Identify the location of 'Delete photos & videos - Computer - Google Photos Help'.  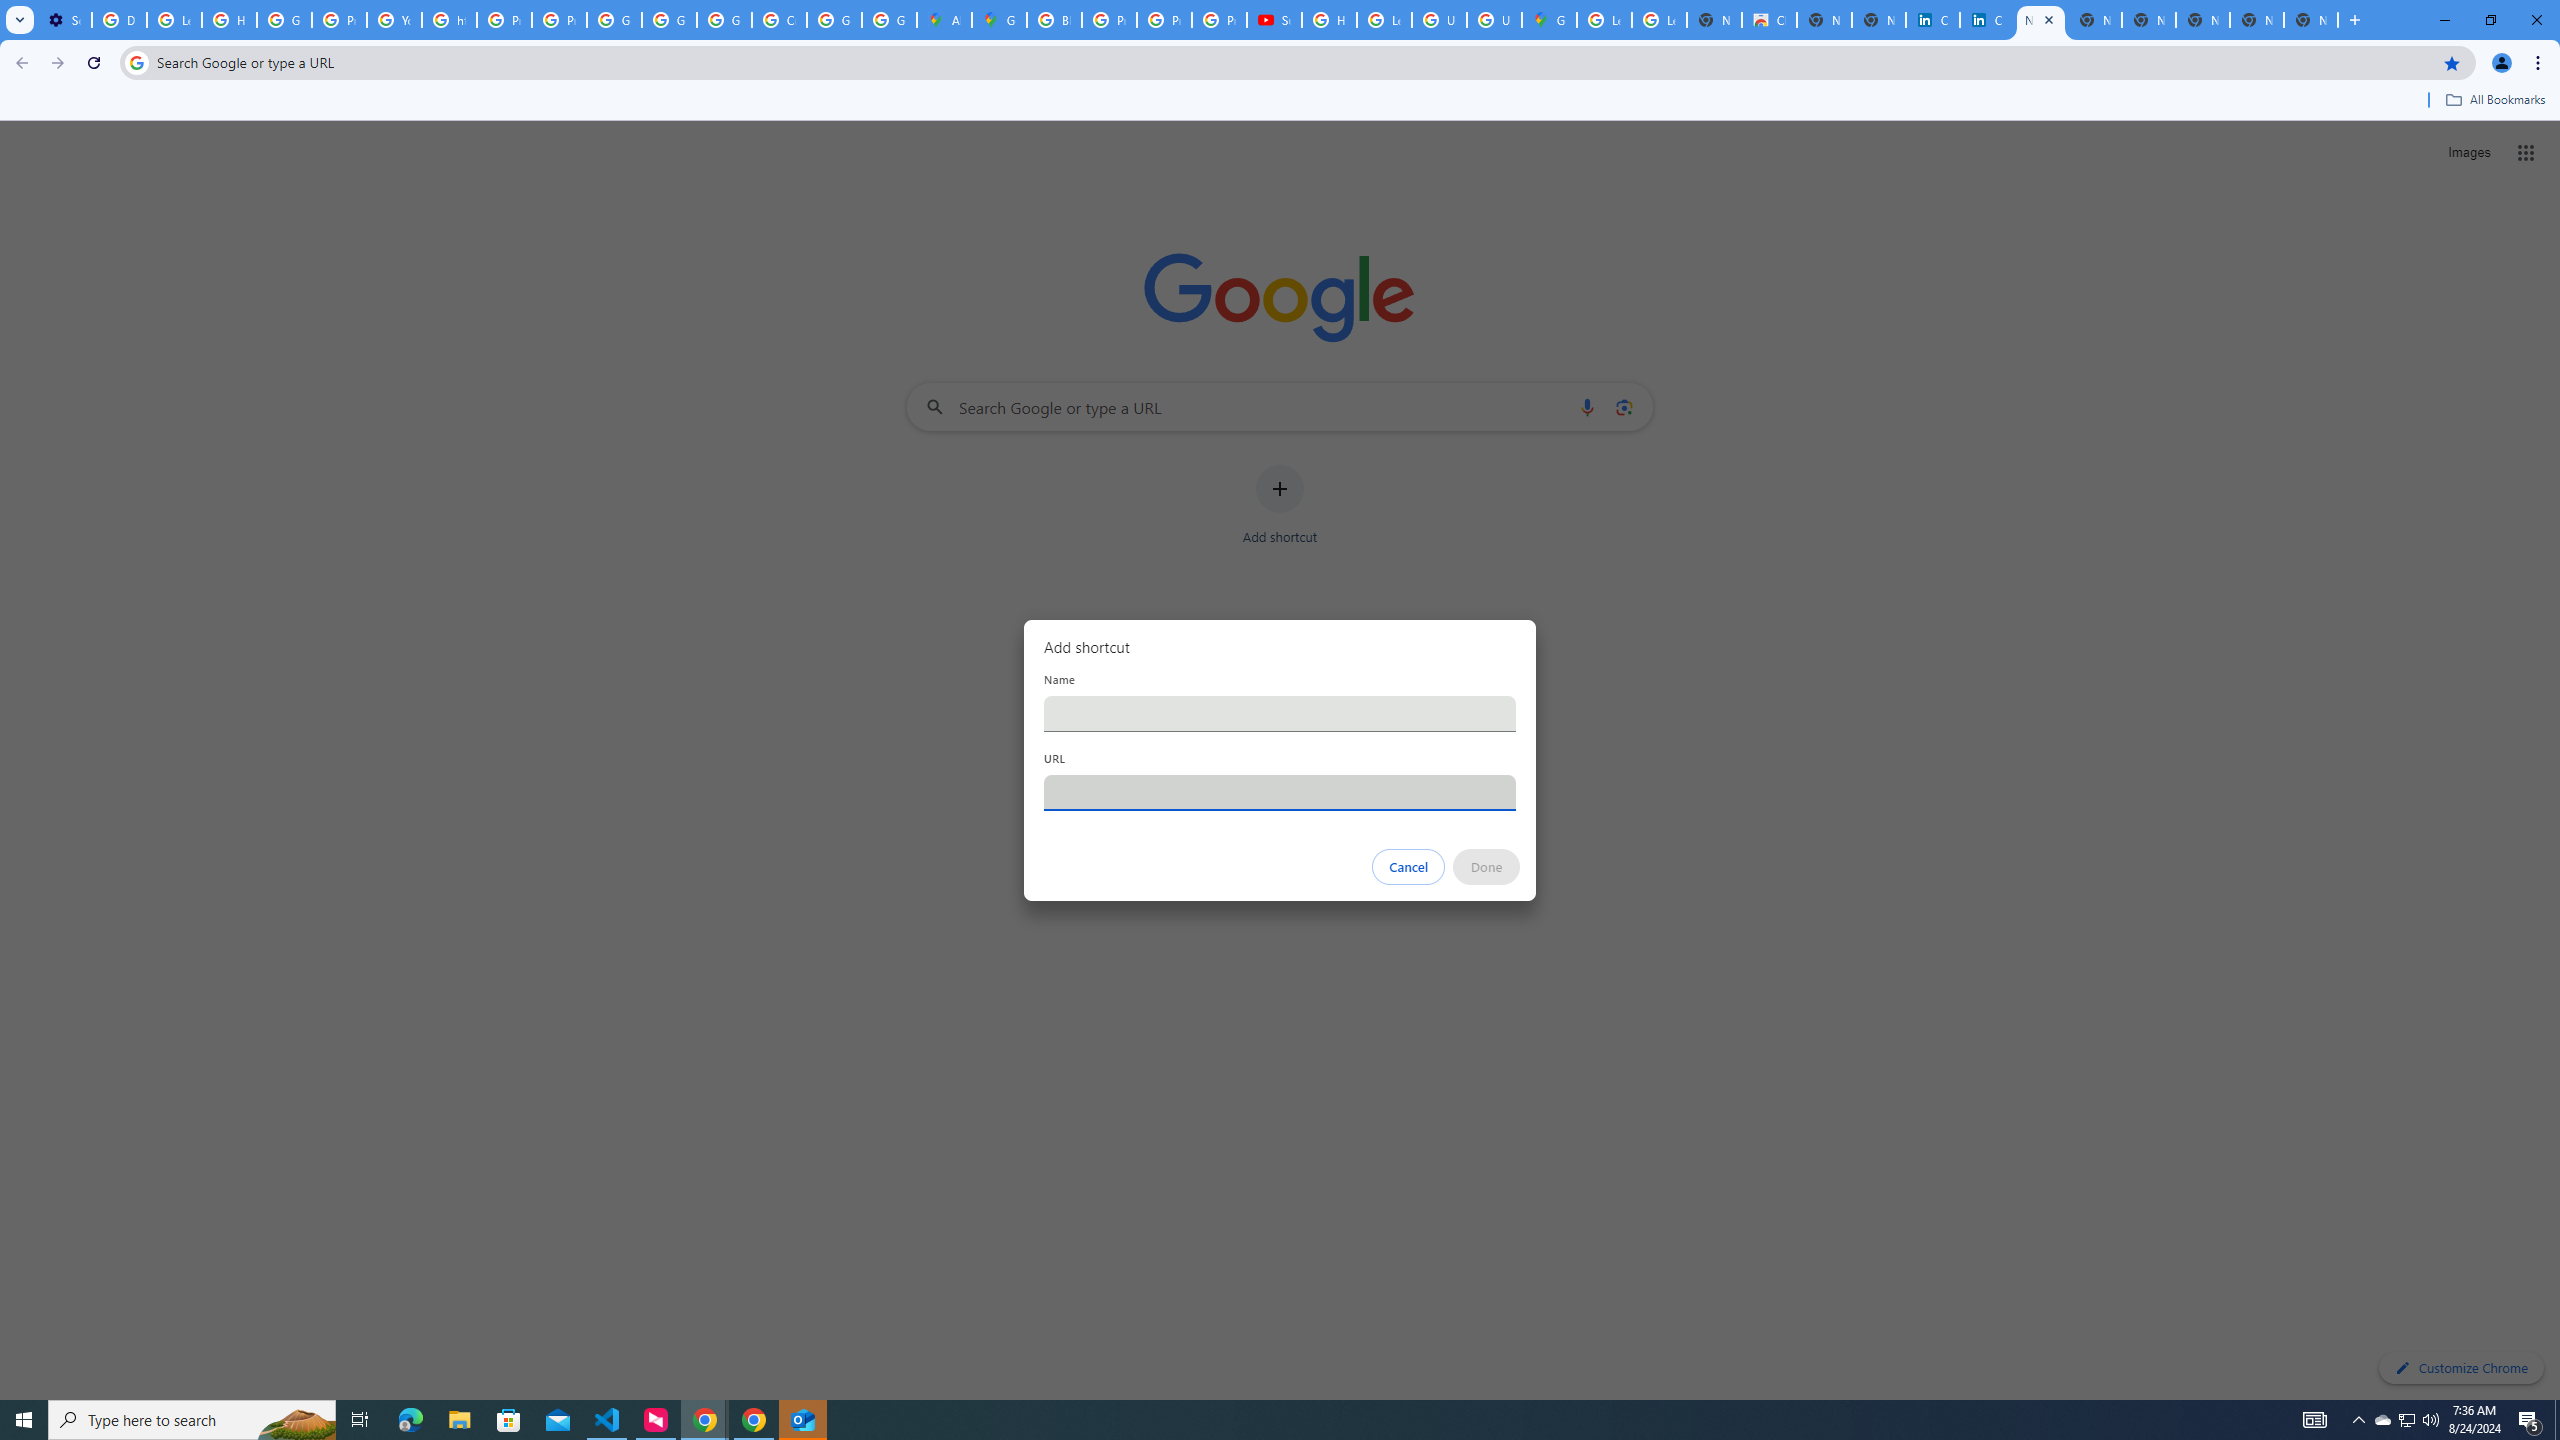
(118, 19).